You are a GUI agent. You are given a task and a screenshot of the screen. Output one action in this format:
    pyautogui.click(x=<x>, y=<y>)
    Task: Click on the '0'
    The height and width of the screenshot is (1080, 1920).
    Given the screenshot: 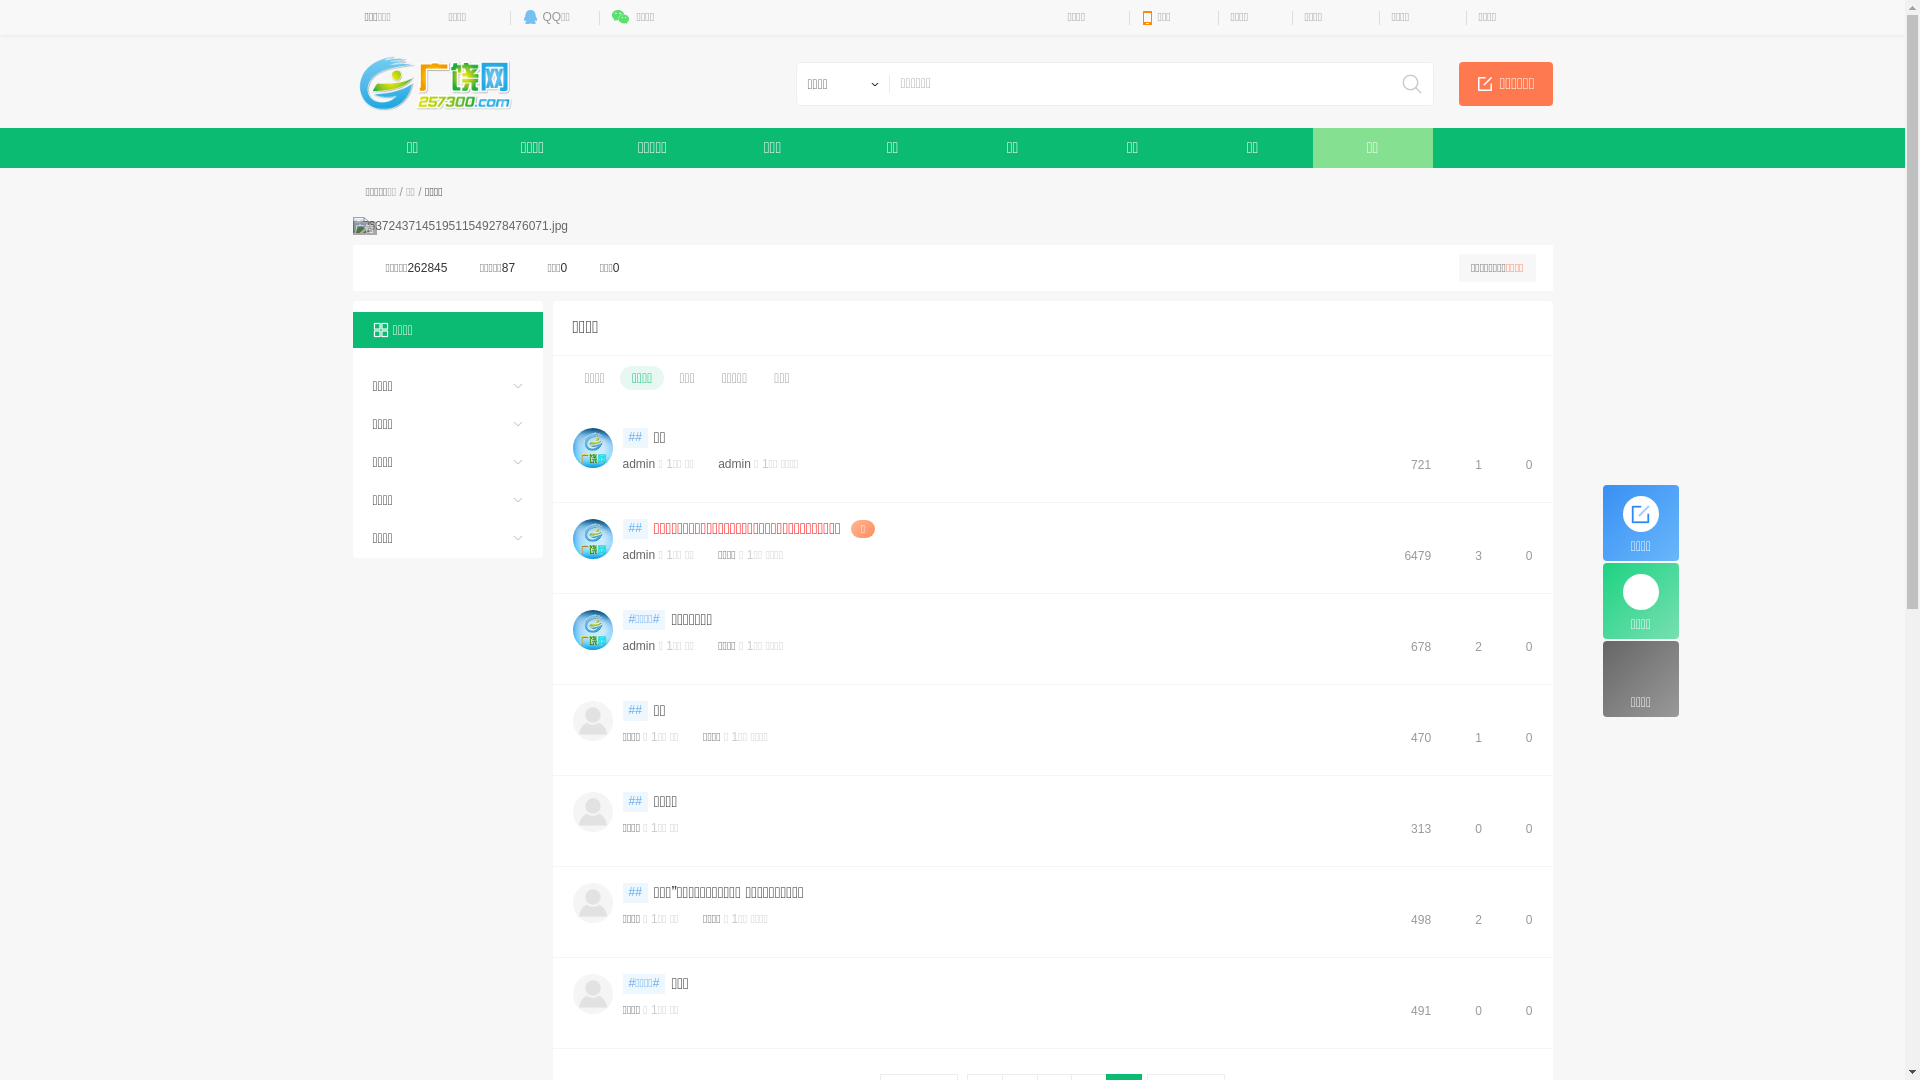 What is the action you would take?
    pyautogui.click(x=1520, y=829)
    